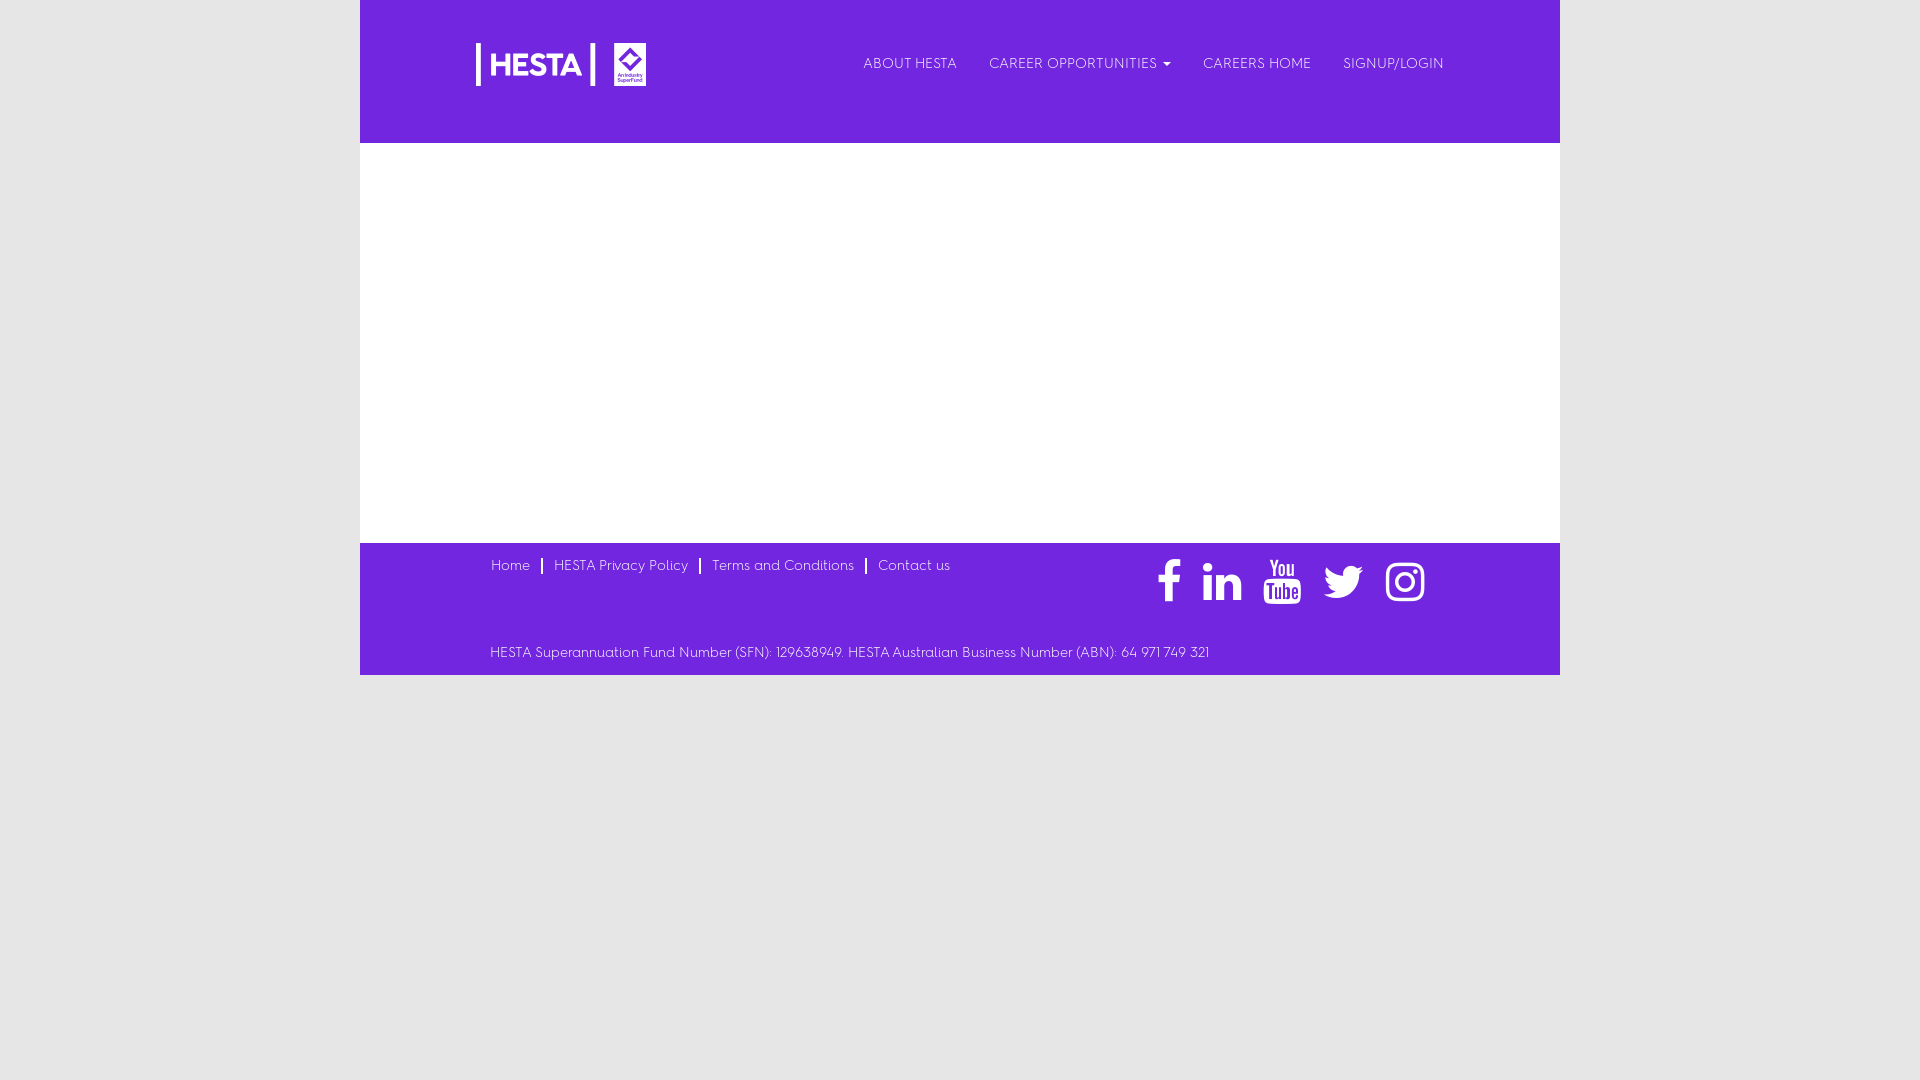  I want to click on 'Terms and Conditions', so click(781, 566).